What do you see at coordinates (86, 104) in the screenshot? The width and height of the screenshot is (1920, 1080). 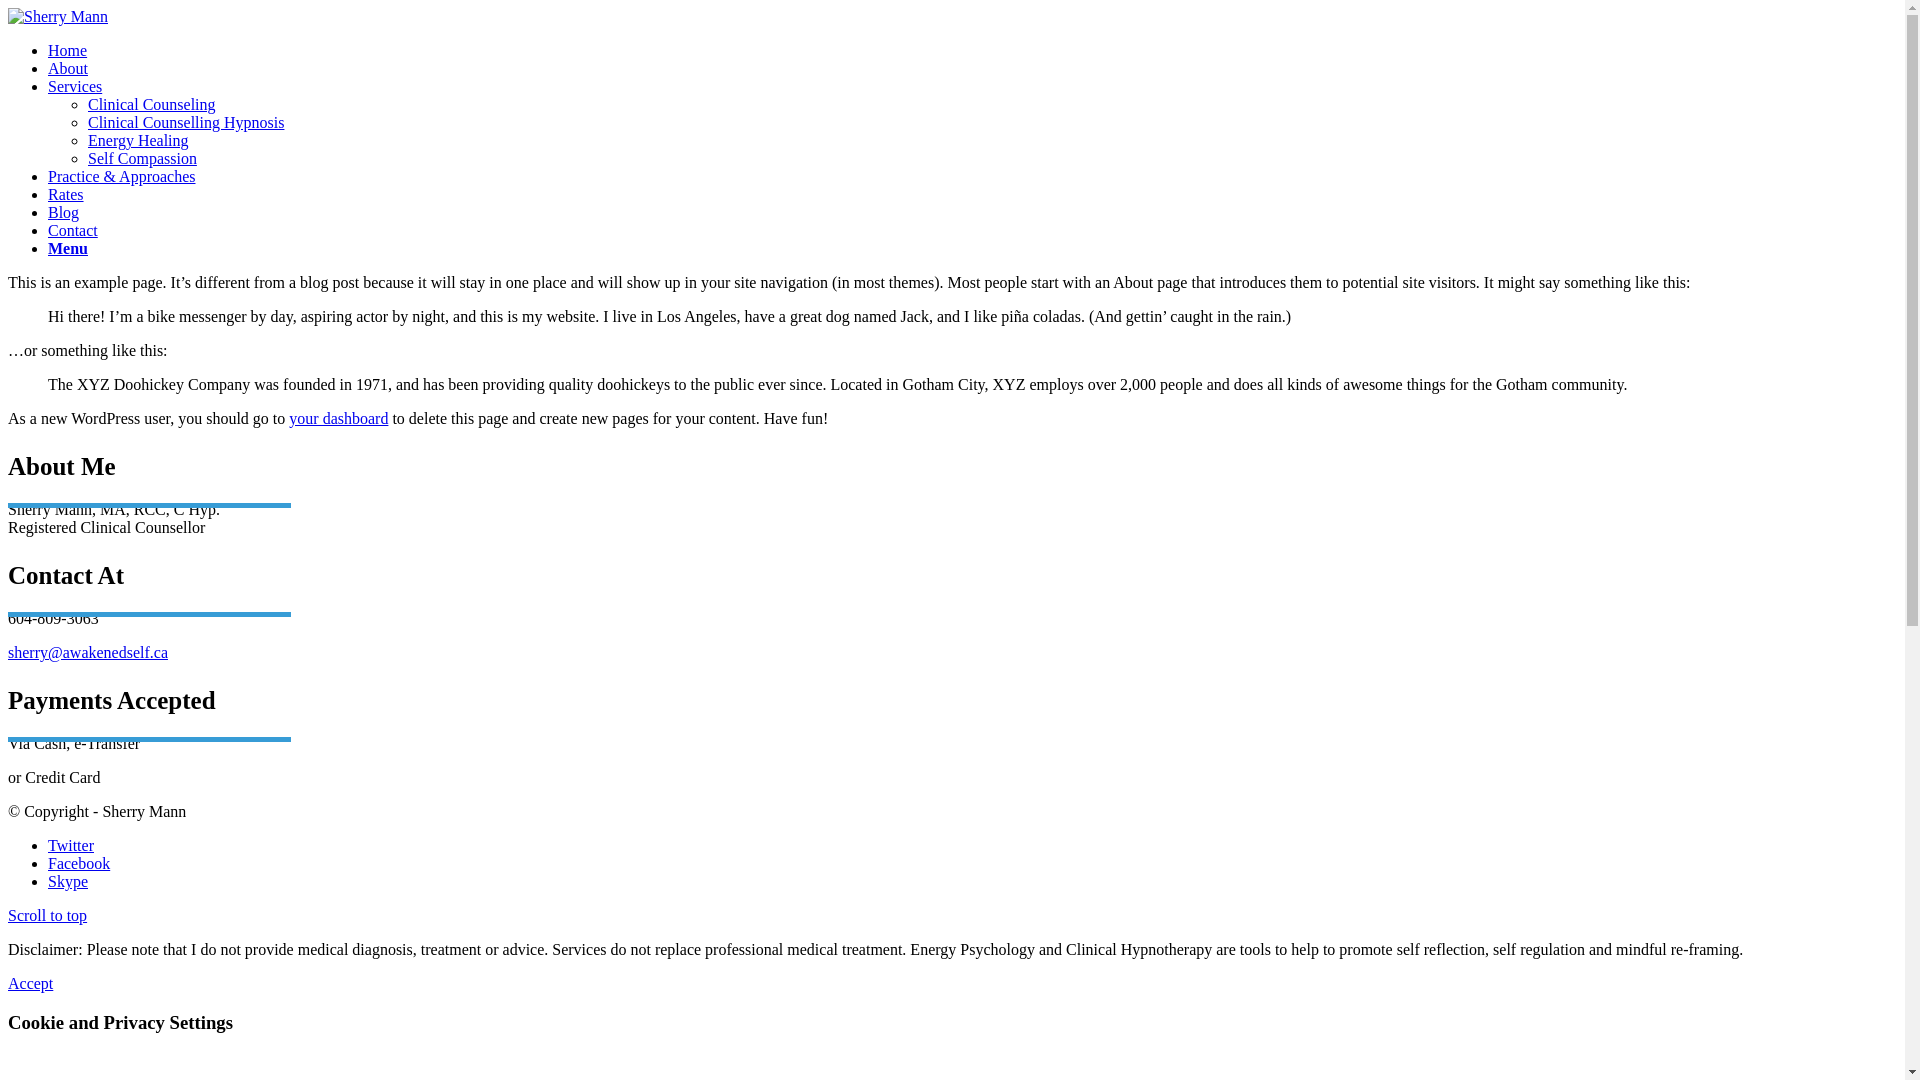 I see `'Clinical Counseling'` at bounding box center [86, 104].